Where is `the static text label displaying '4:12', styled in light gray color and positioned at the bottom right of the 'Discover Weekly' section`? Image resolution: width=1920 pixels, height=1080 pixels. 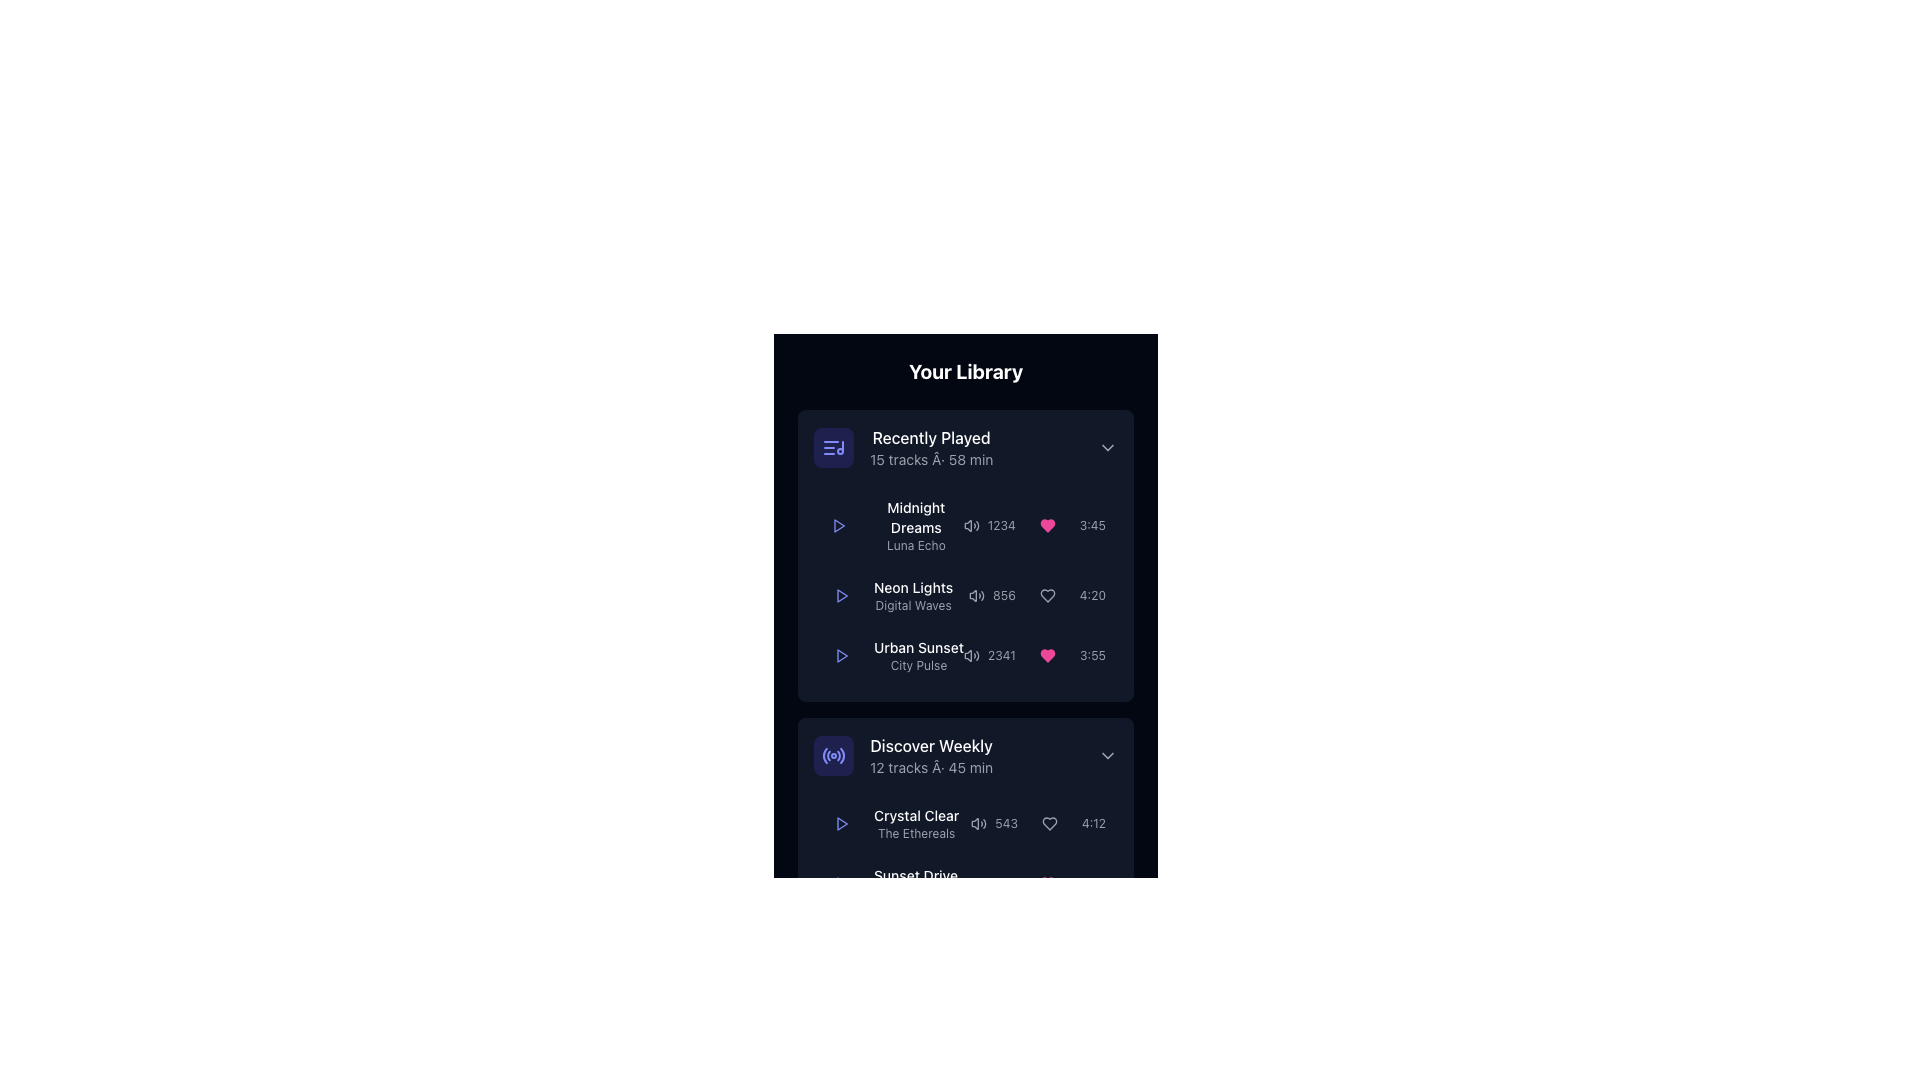 the static text label displaying '4:12', styled in light gray color and positioned at the bottom right of the 'Discover Weekly' section is located at coordinates (1093, 824).